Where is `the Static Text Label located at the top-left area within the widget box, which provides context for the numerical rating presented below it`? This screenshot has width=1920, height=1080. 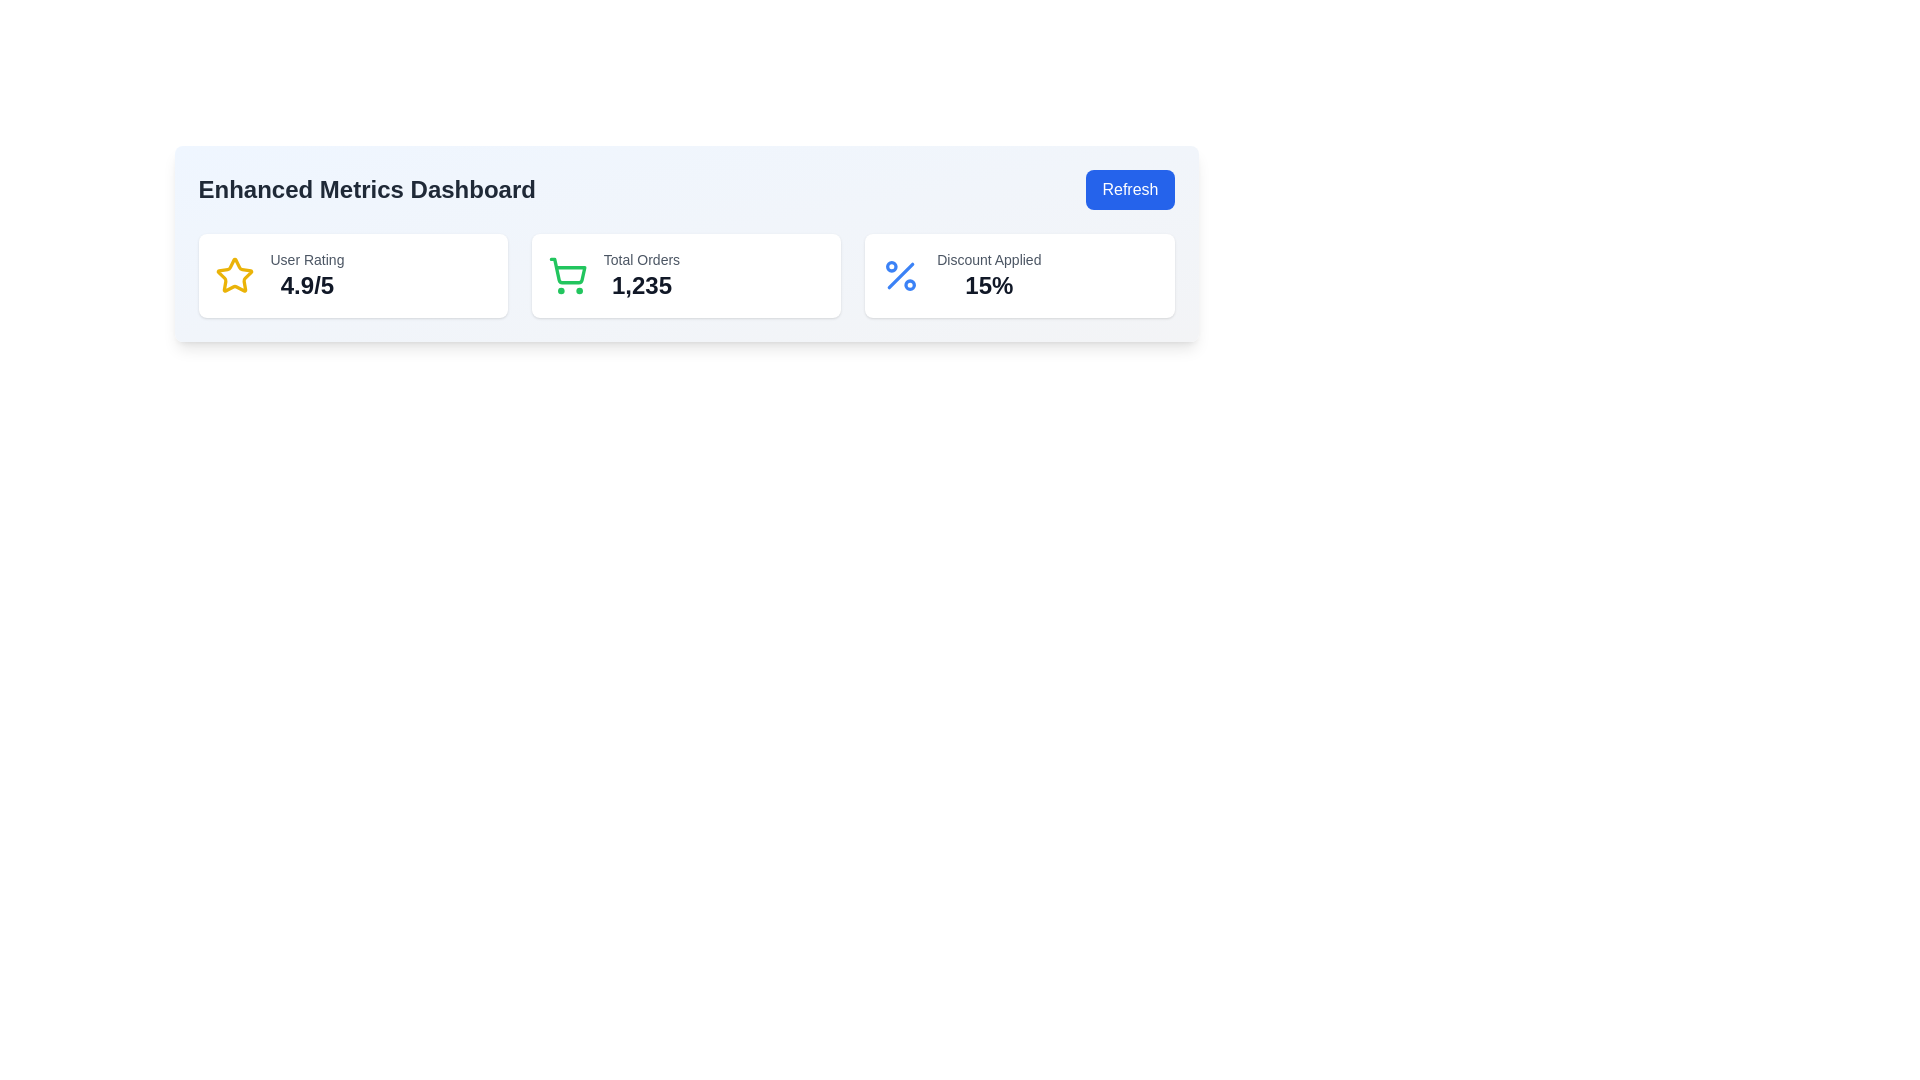 the Static Text Label located at the top-left area within the widget box, which provides context for the numerical rating presented below it is located at coordinates (306, 258).